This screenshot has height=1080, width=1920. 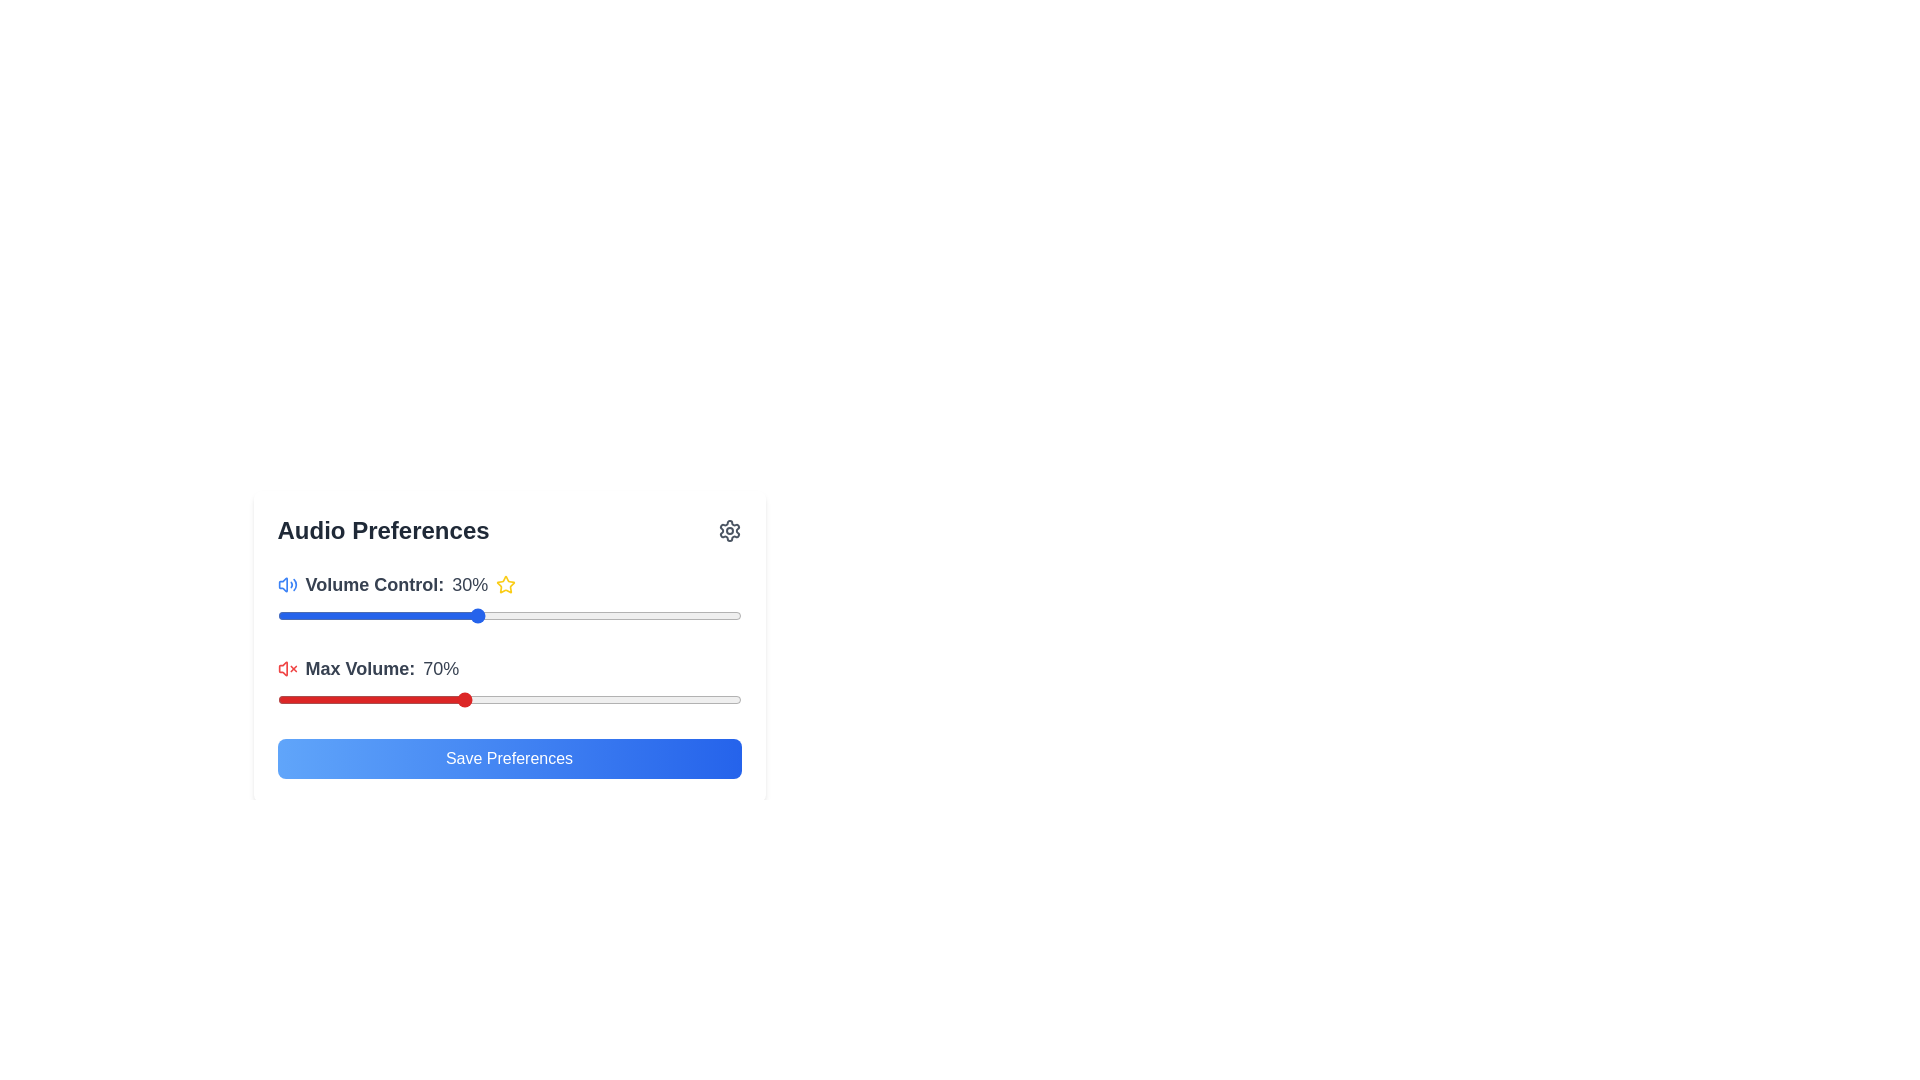 I want to click on the 'Volume Control' text, so click(x=509, y=600).